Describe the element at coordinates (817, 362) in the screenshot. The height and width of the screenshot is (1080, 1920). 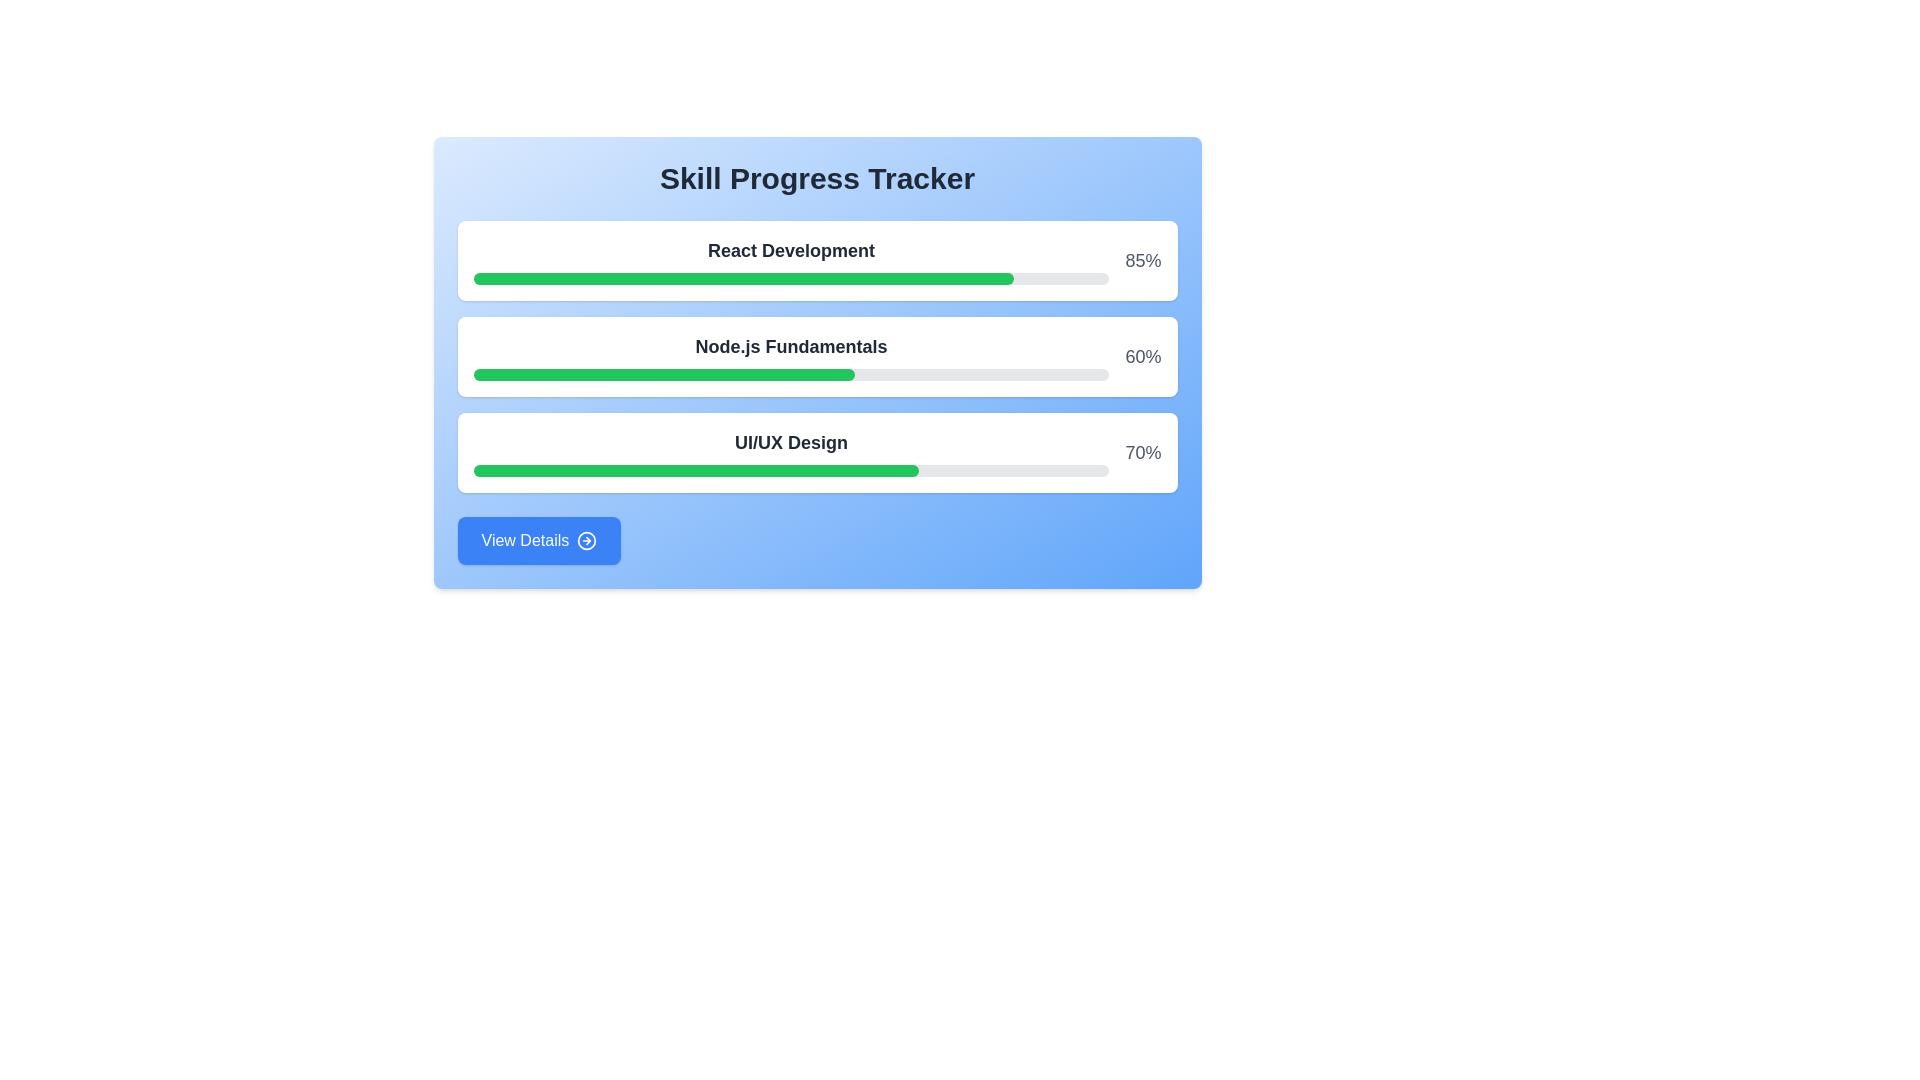
I see `skill progress level from the progress bar labeled 'Node.js Fundamentals', which is 60% filled with a green indicator` at that location.